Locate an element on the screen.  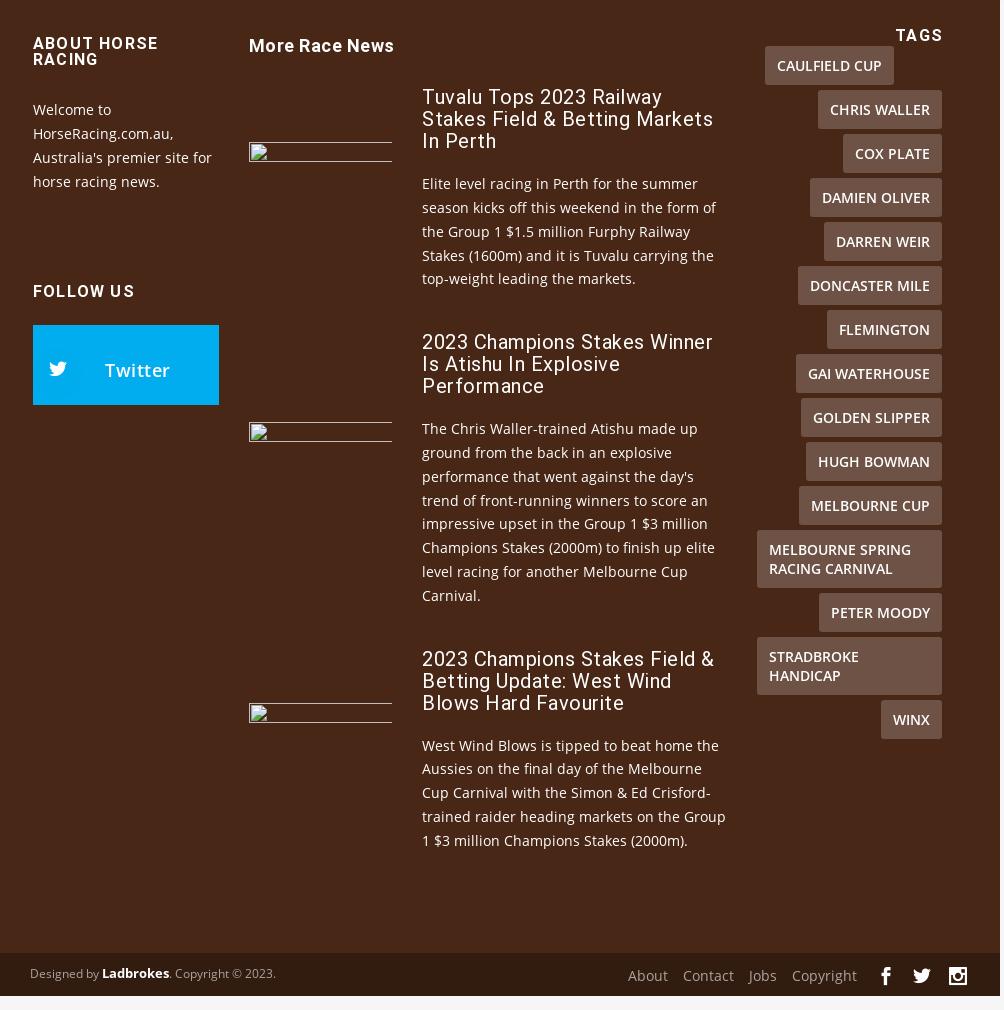
'The Chris Waller-trained Atishu made up ground from the back in an explosive performance that went against the day's trend of front-running winners to score an impressive upset in the Group 1 $3 million Champions Stakes (2000m) to finish up elite level racing for another Melbourne Cup Carnival.' is located at coordinates (568, 545).